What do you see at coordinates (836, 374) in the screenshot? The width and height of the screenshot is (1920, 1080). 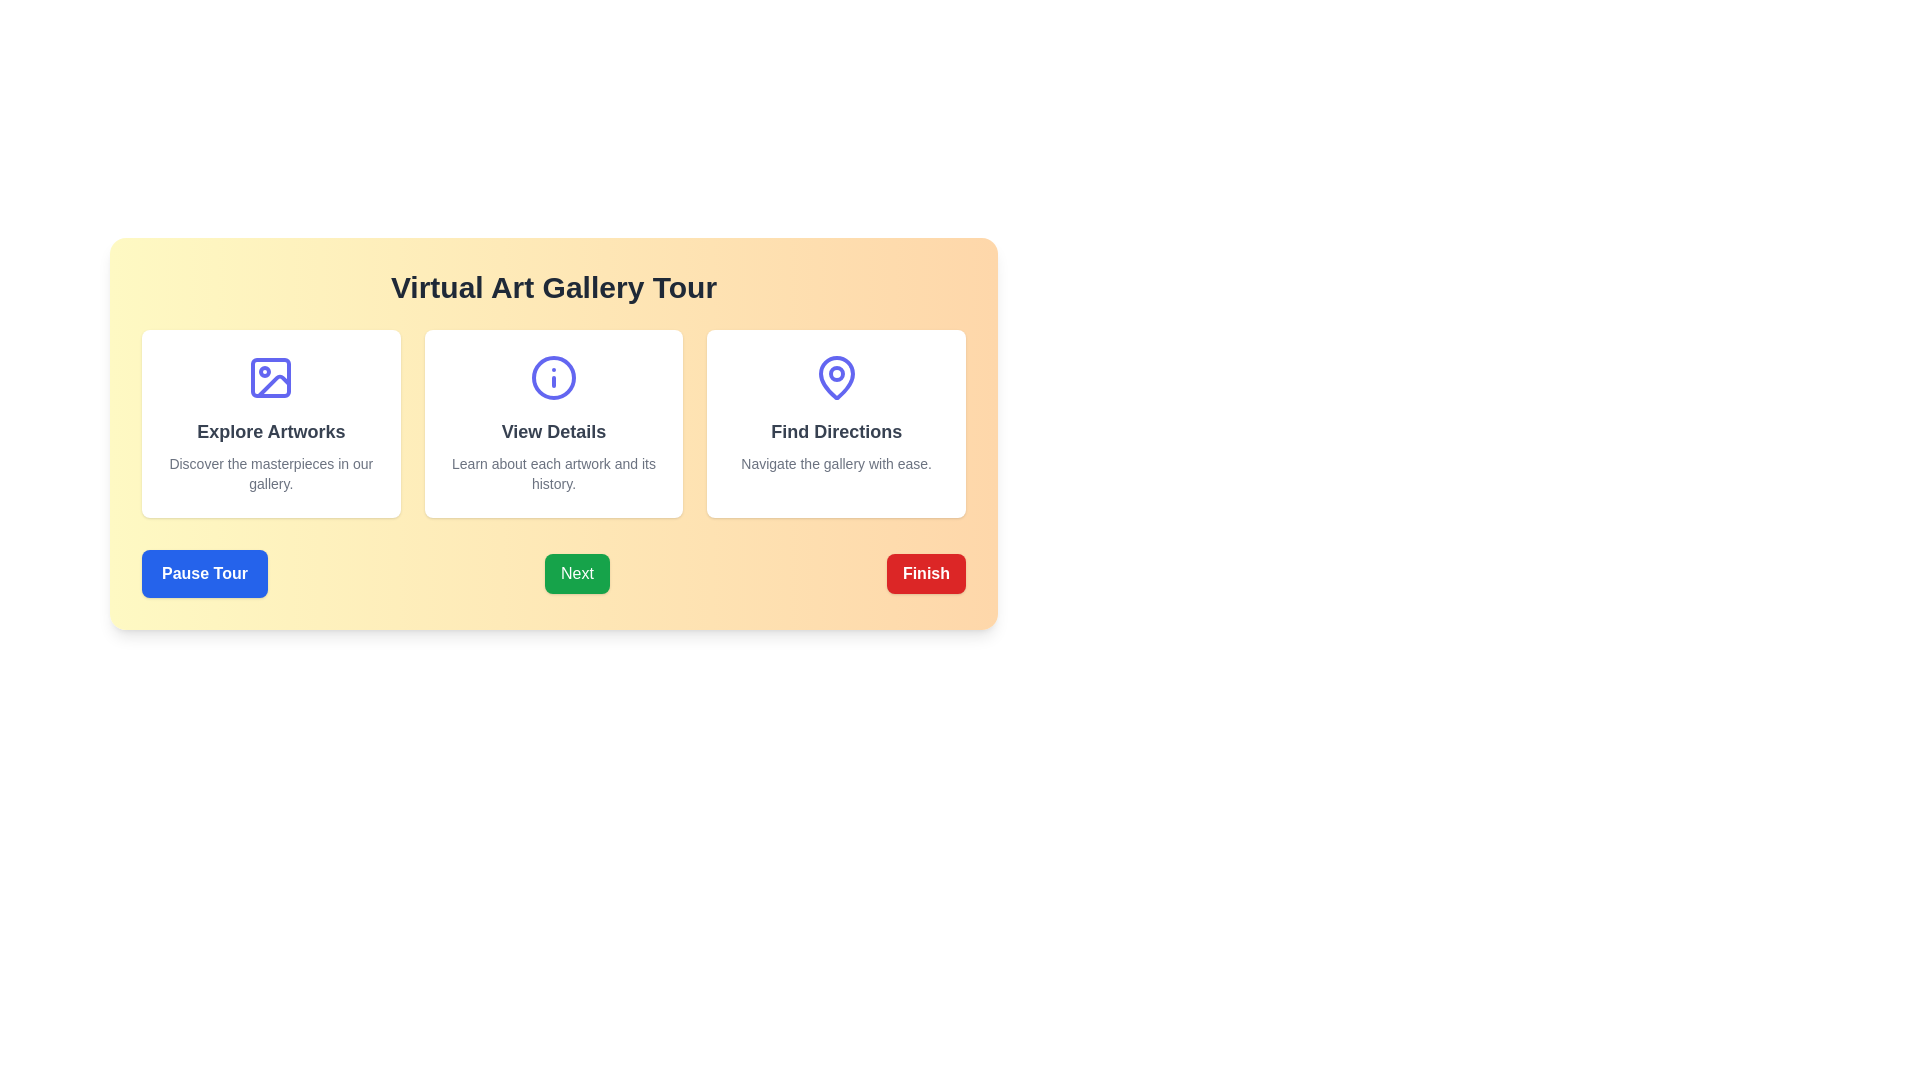 I see `the SVG circle element located at the center of the 'Find Directions' card in the rightmost position of three cards under the 'Virtual Art Gallery Tour' header` at bounding box center [836, 374].